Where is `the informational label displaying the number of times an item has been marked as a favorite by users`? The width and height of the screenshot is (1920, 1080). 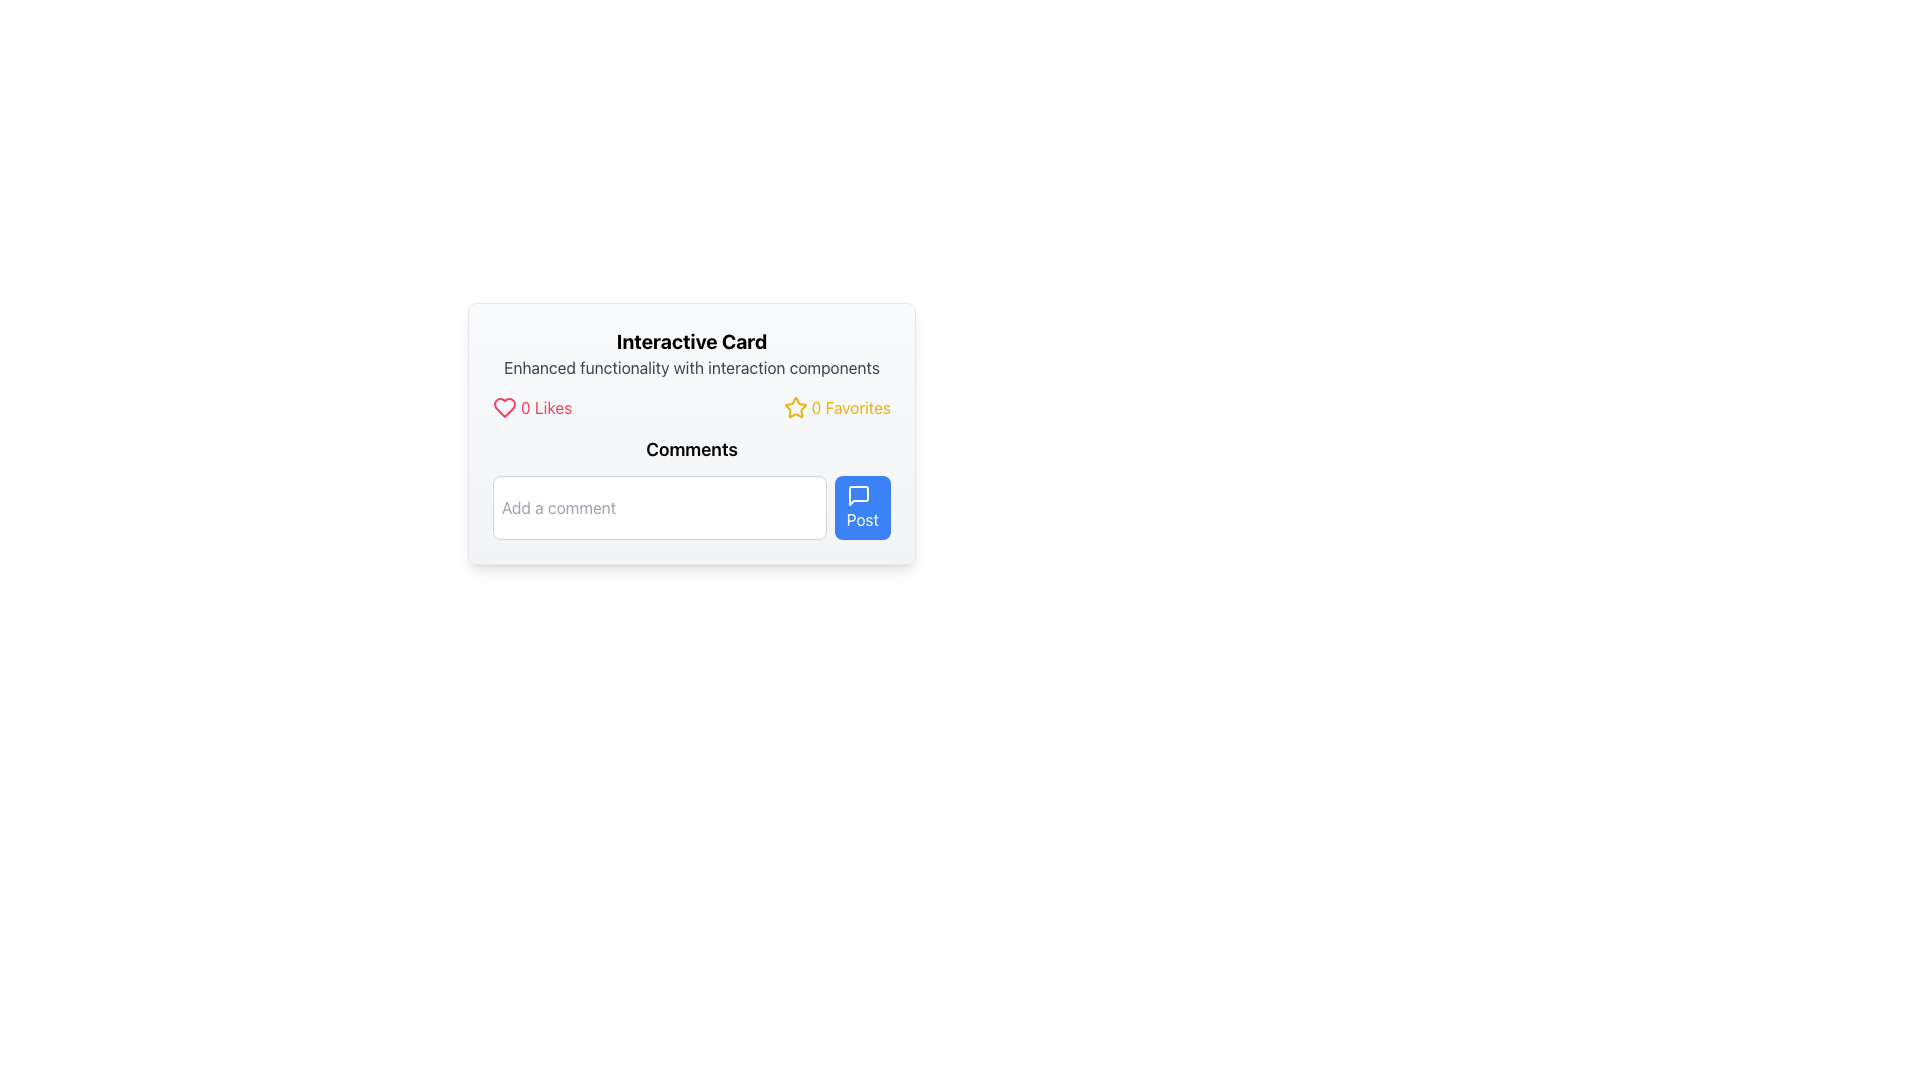
the informational label displaying the number of times an item has been marked as a favorite by users is located at coordinates (851, 407).